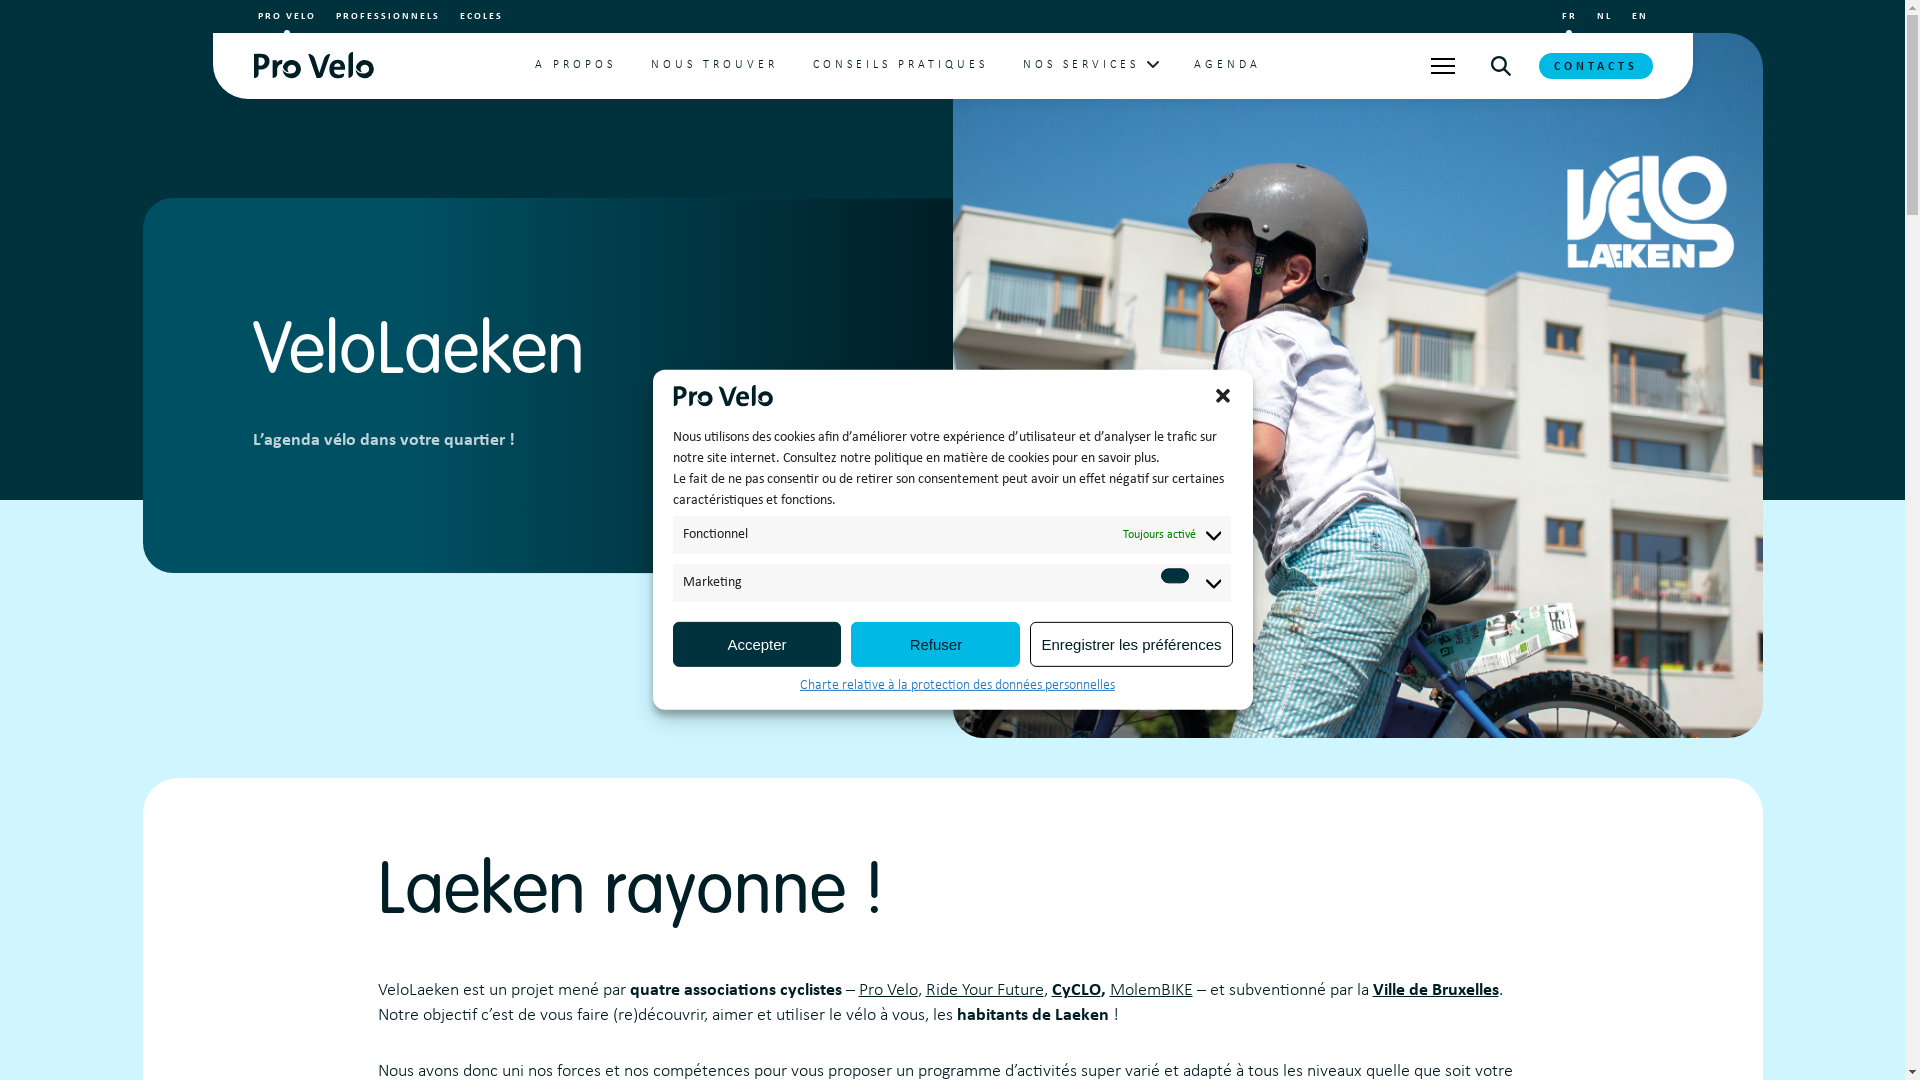 The width and height of the screenshot is (1920, 1080). Describe the element at coordinates (1499, 64) in the screenshot. I see `'Rechercher'` at that location.